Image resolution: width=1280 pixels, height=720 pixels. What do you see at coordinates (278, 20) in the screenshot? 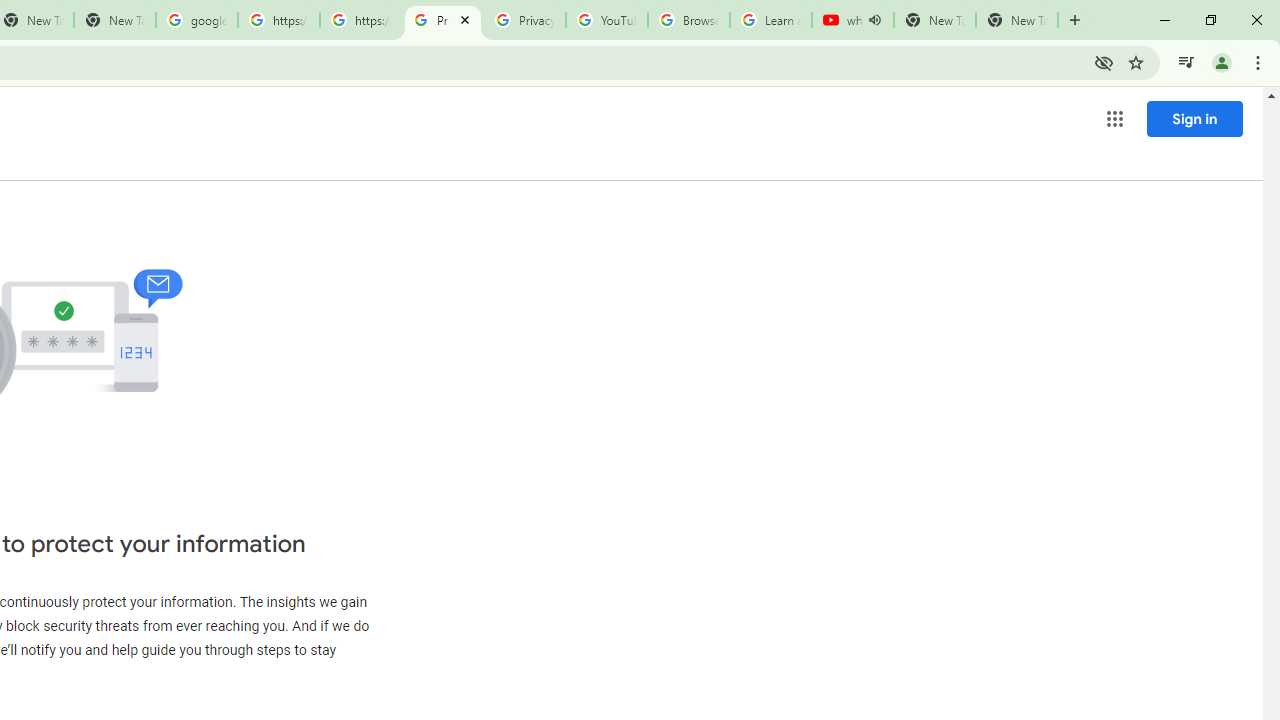
I see `'https://scholar.google.com/'` at bounding box center [278, 20].